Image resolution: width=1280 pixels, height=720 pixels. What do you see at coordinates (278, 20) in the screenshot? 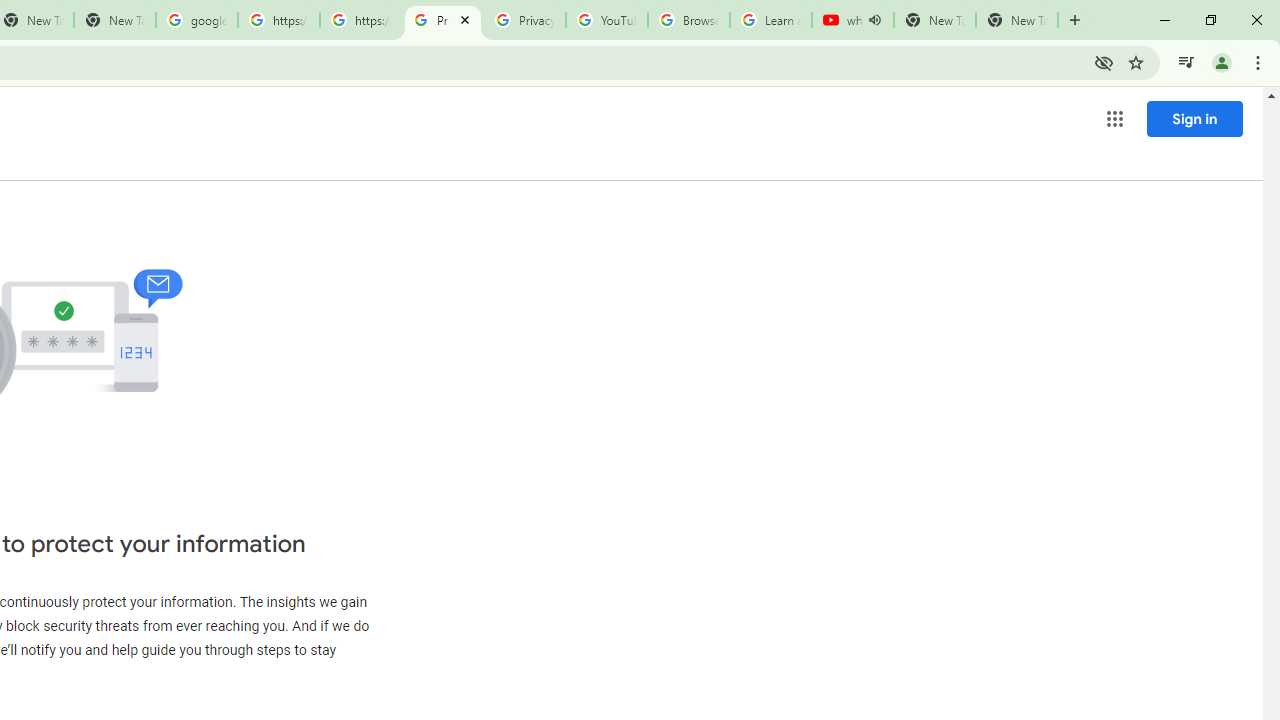
I see `'https://scholar.google.com/'` at bounding box center [278, 20].